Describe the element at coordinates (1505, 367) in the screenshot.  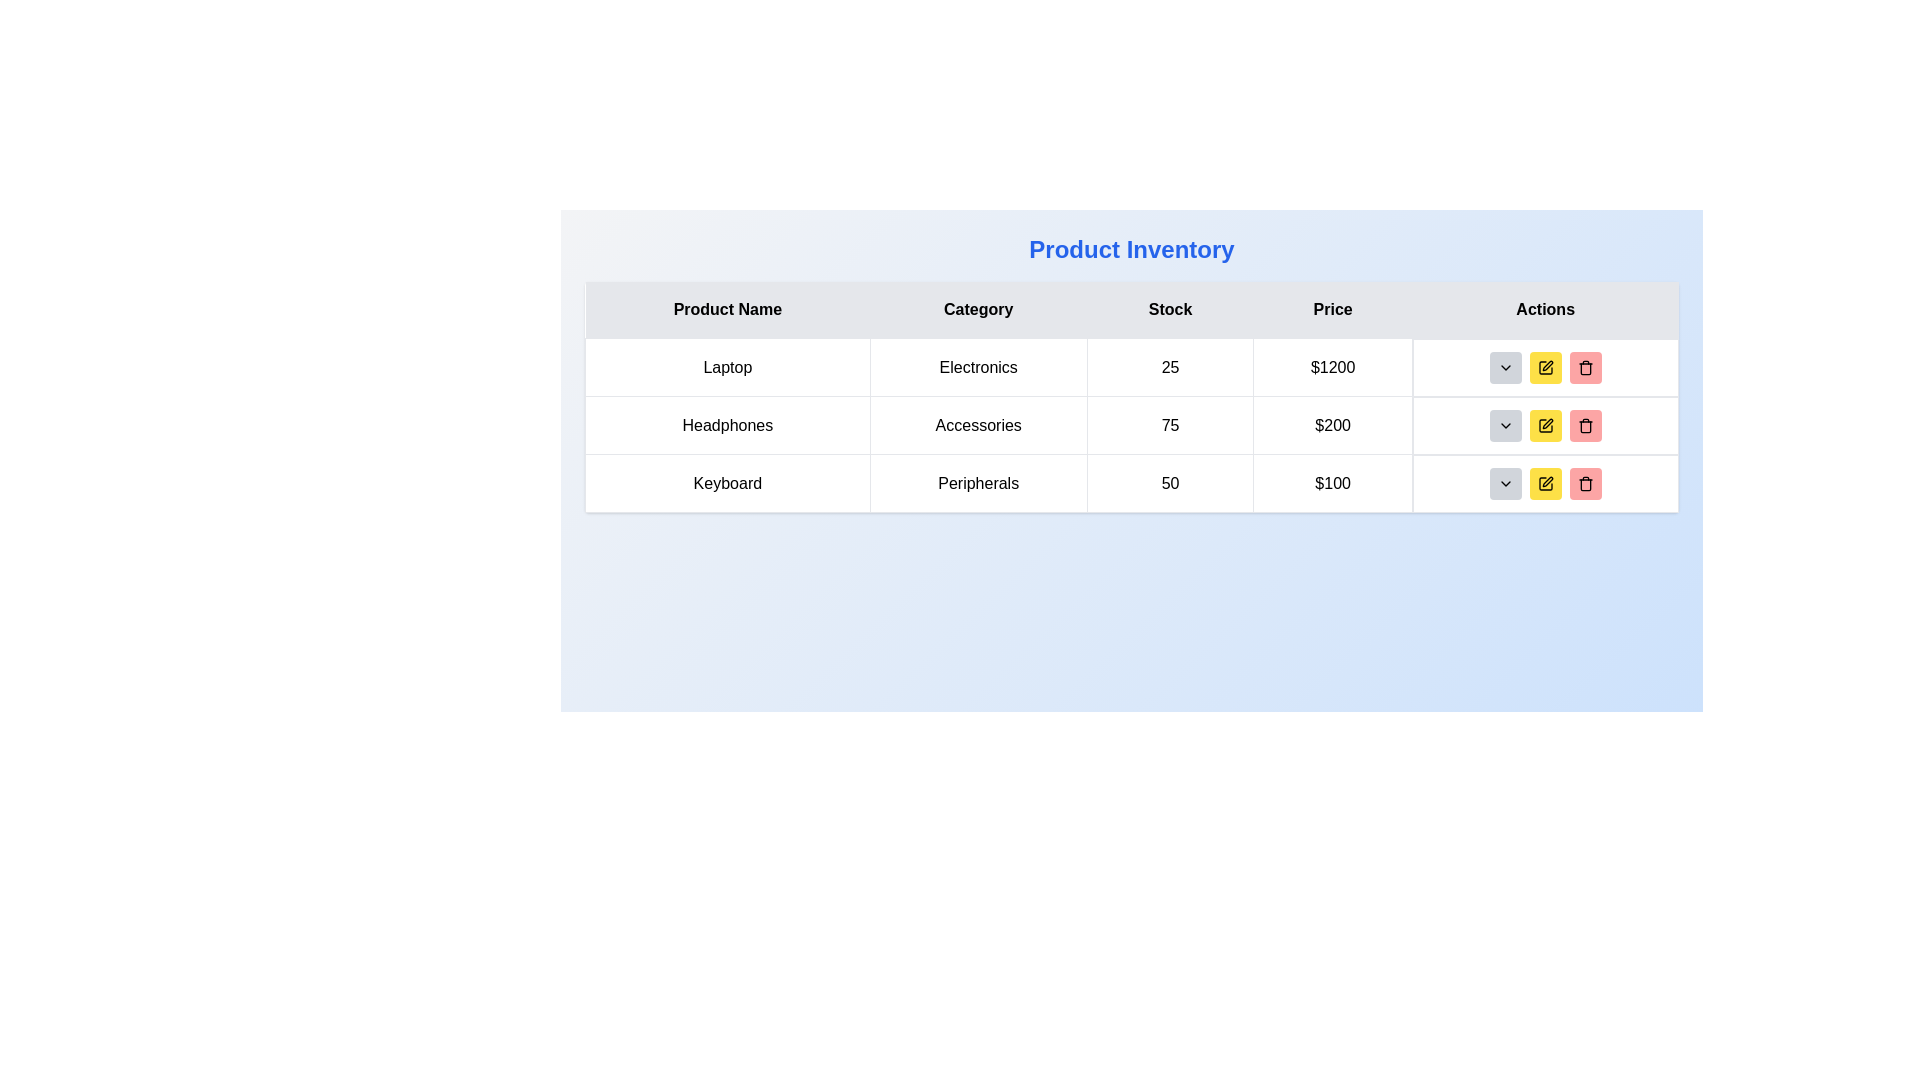
I see `the dropdown toggle button with chevron icon located in the 'Actions' column of the first row in the product inventory table` at that location.